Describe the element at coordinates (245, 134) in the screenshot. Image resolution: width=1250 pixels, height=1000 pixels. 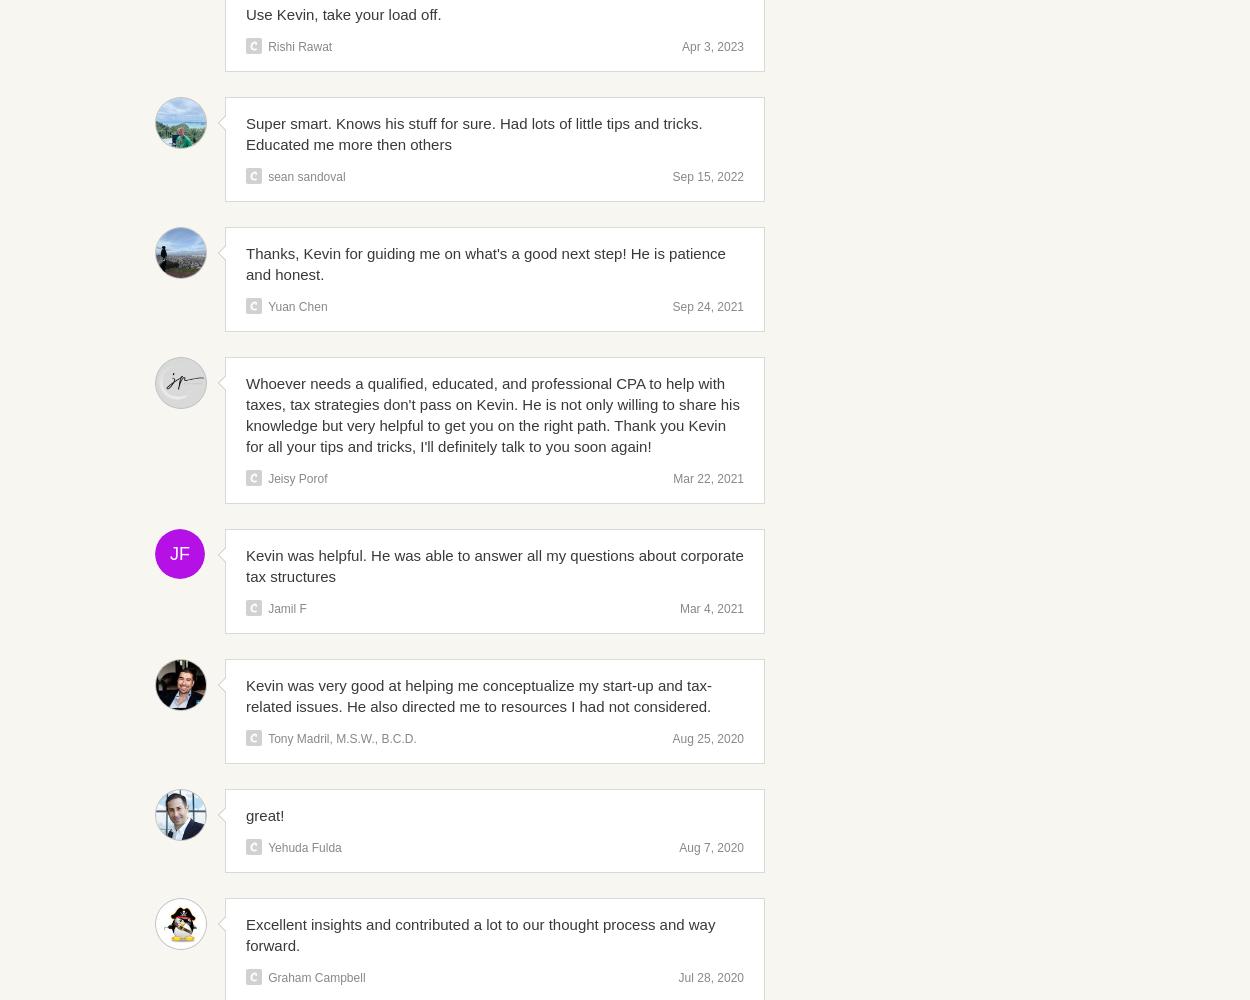
I see `'Super smart. Knows his stuff for sure. Had lots of little tips and tricks. Educated me more then others'` at that location.